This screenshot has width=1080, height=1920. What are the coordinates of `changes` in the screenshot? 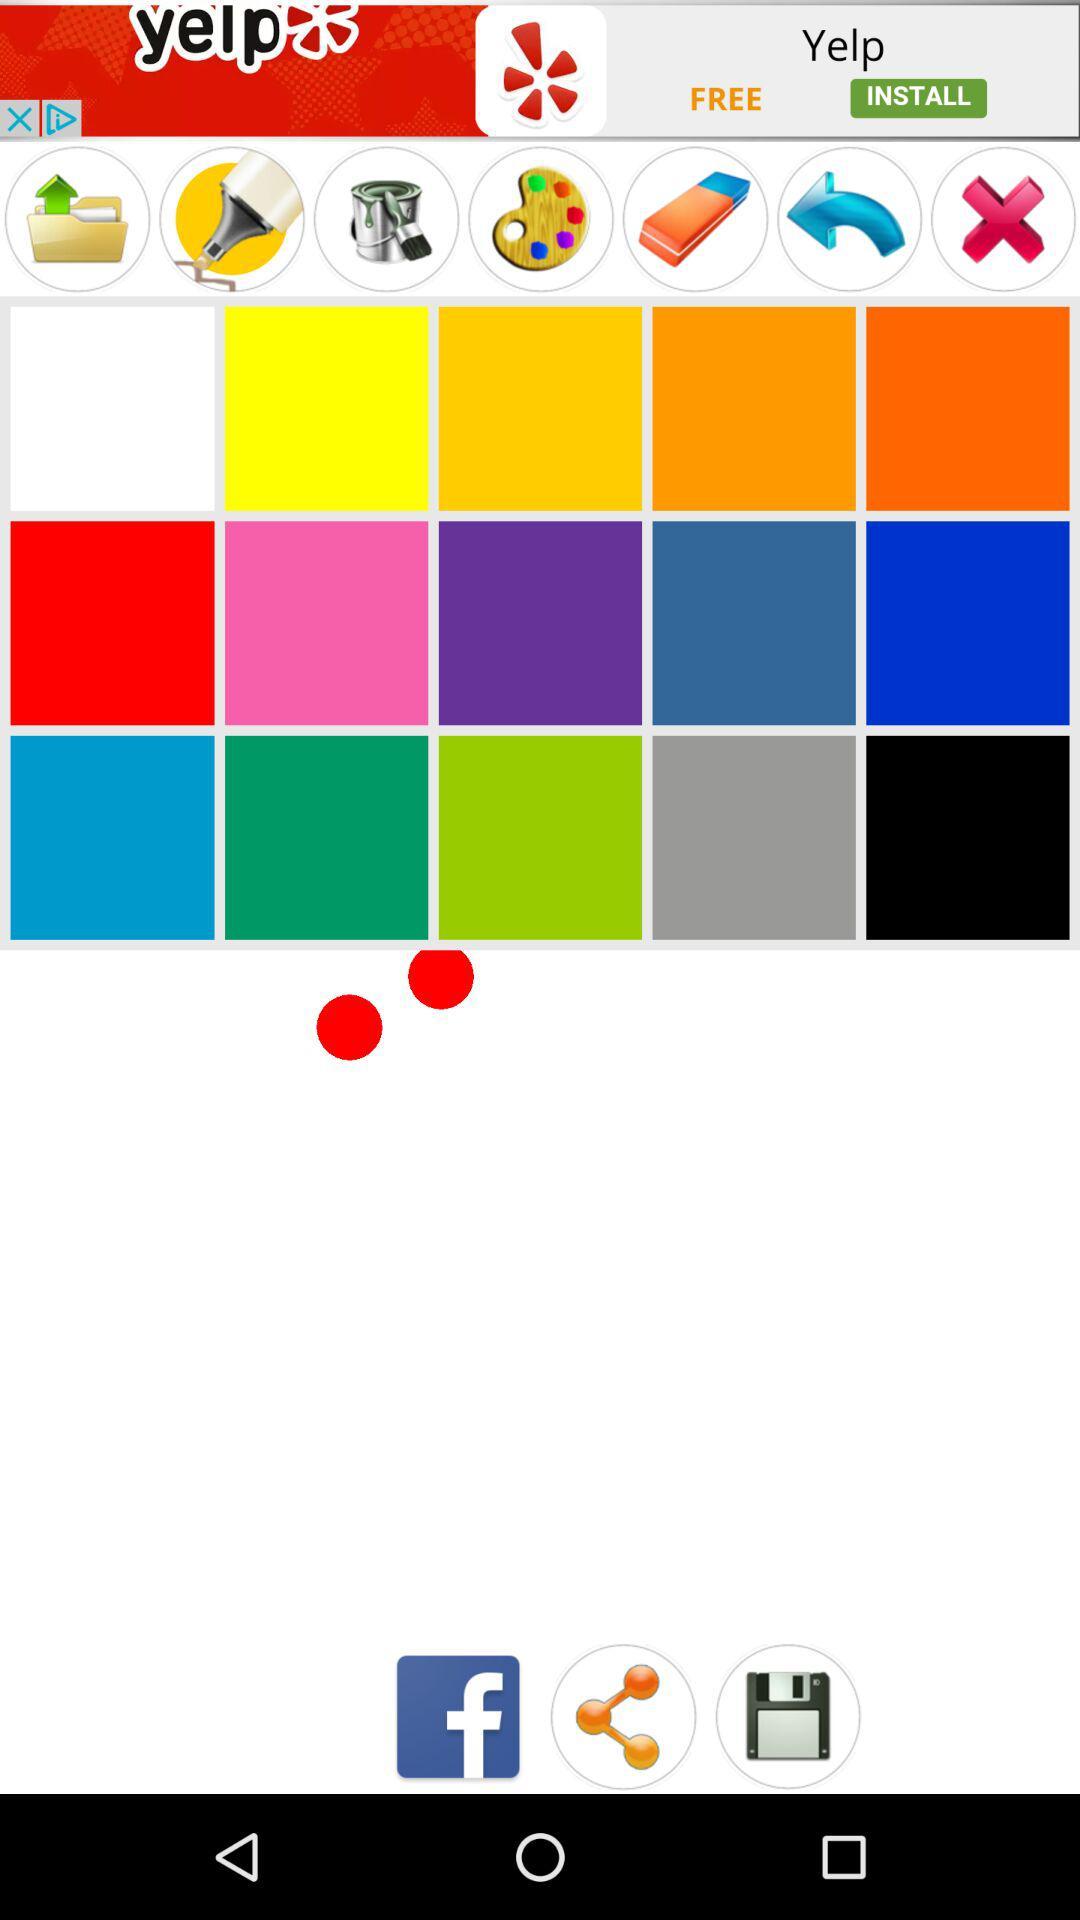 It's located at (786, 1715).